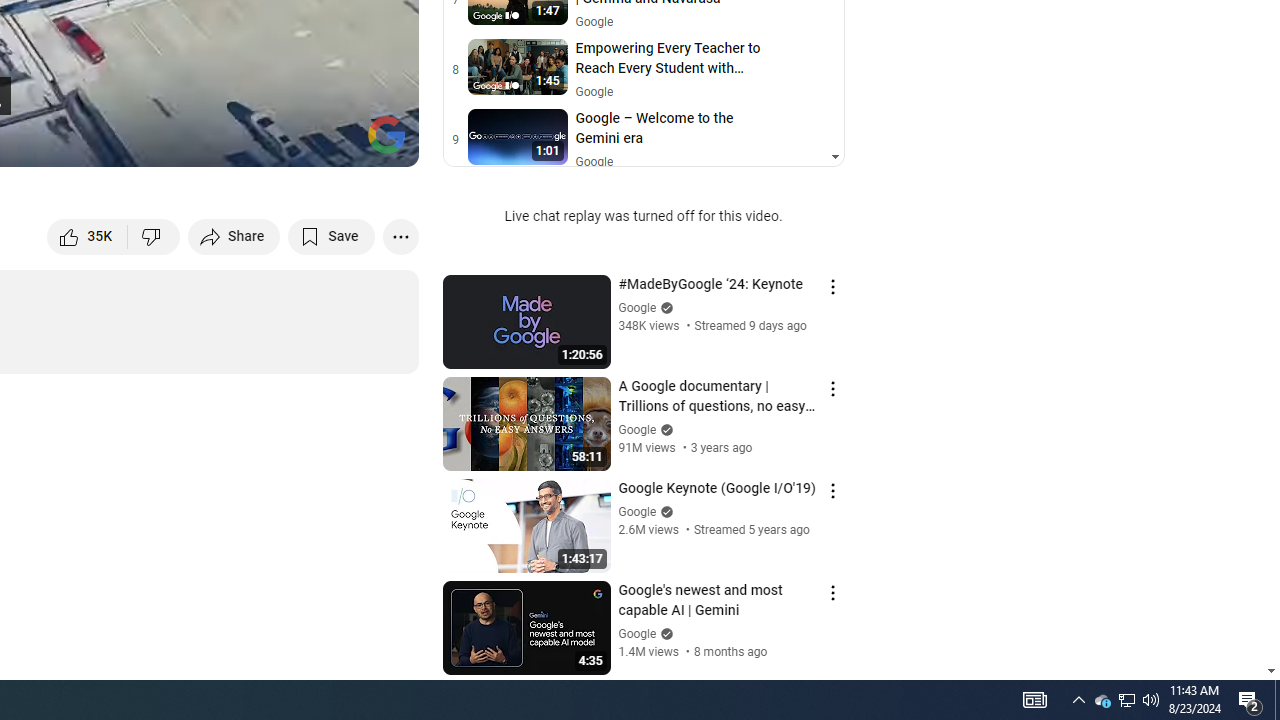 The image size is (1280, 720). Describe the element at coordinates (153, 235) in the screenshot. I see `'Dislike this video'` at that location.